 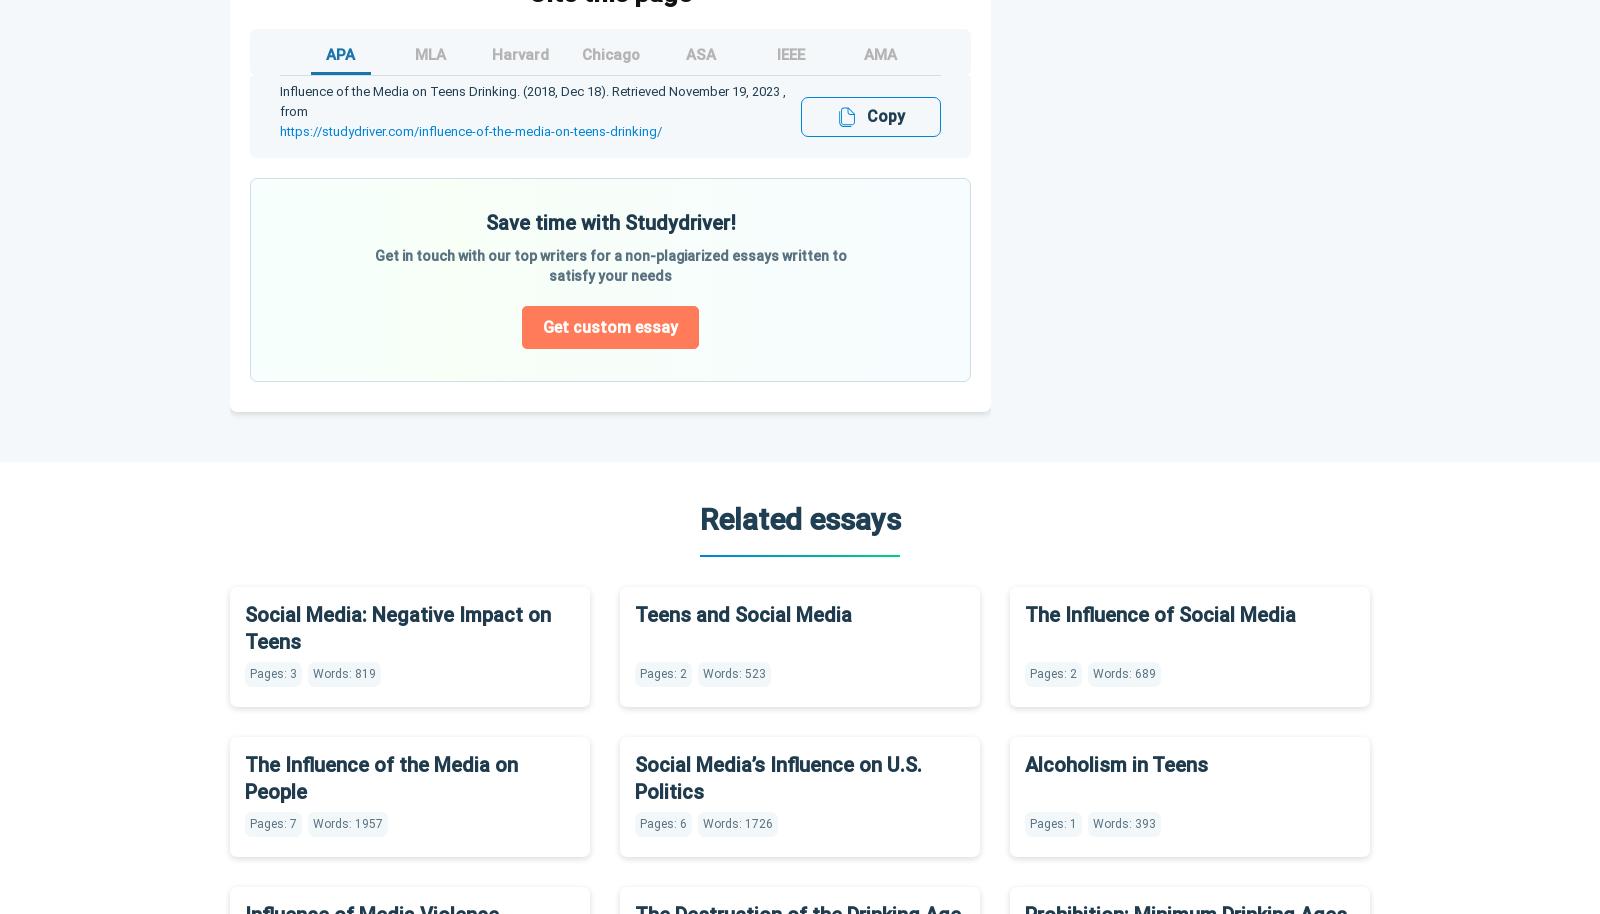 I want to click on 'APA', so click(x=340, y=54).